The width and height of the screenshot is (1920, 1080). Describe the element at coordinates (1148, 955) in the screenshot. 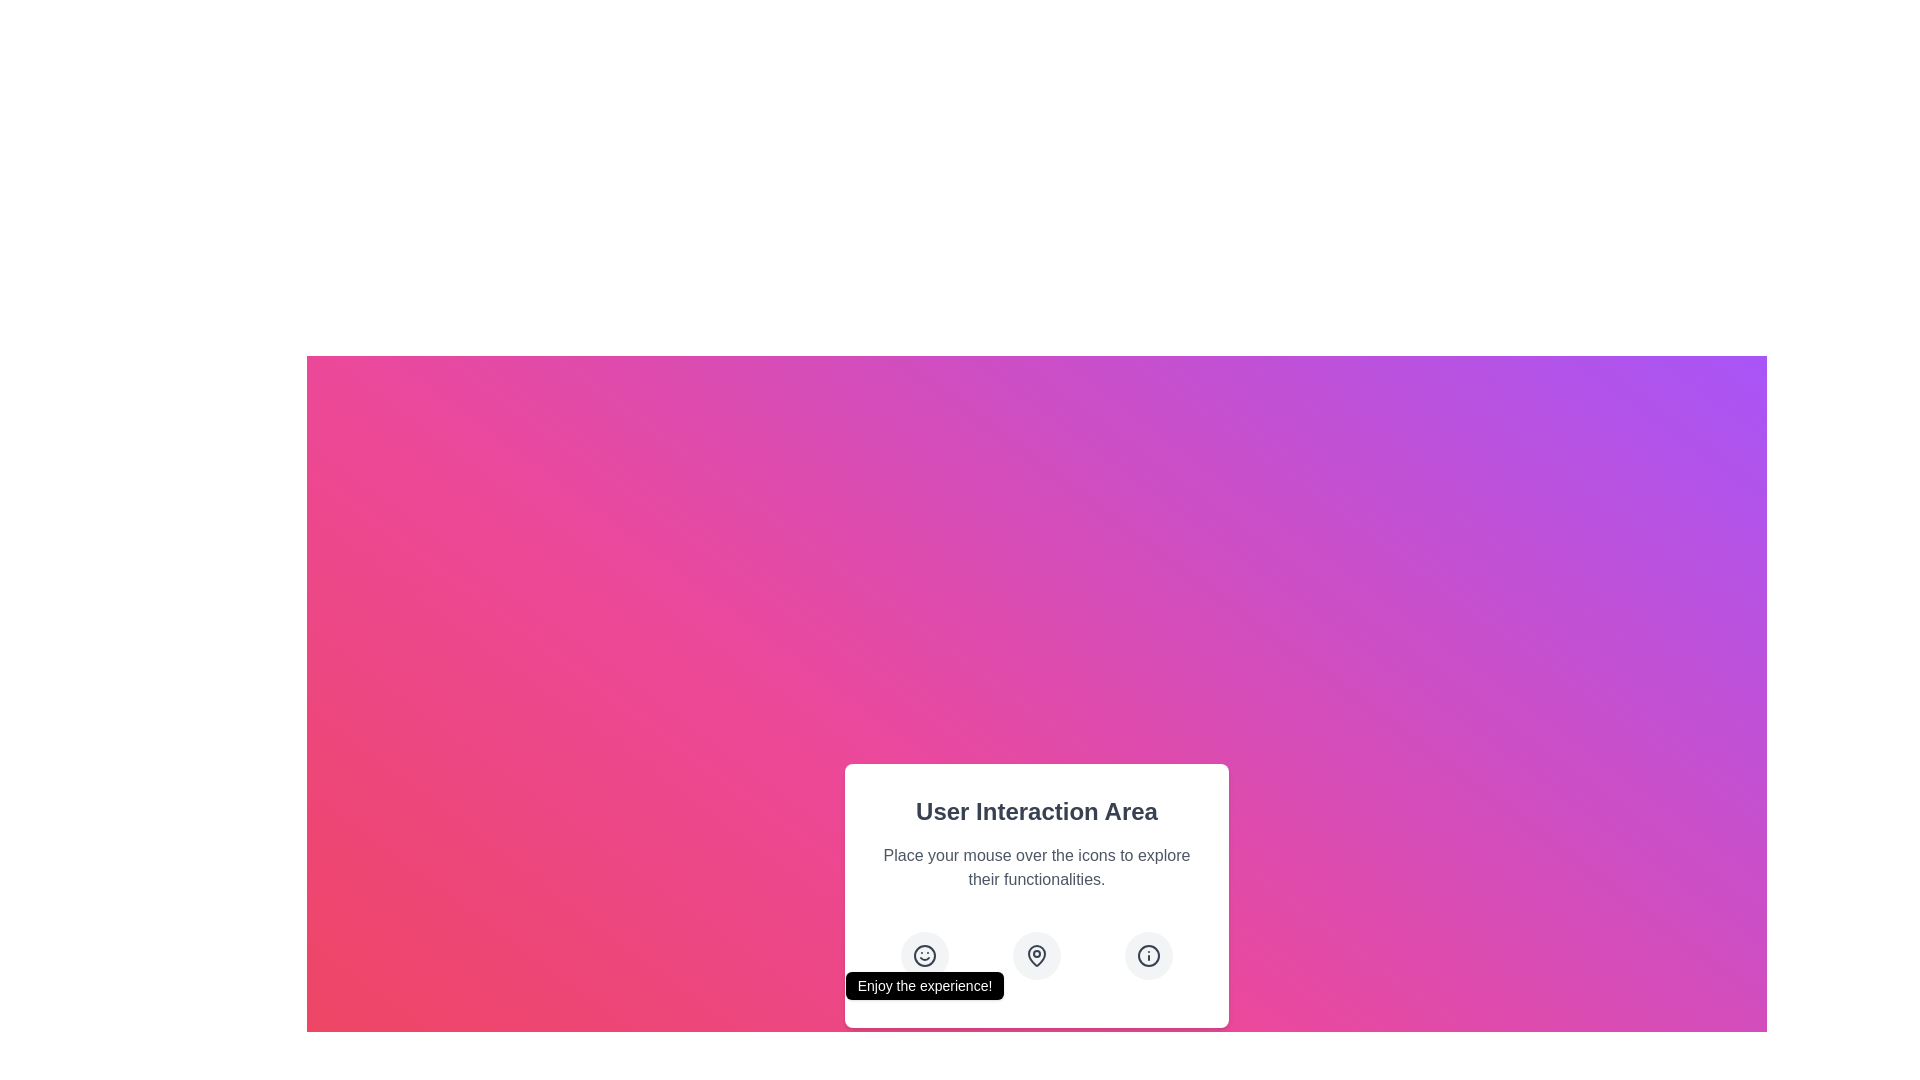

I see `the interactive button located in the lower-right corner of the three circular icons within the 'User Interaction Area' panel` at that location.